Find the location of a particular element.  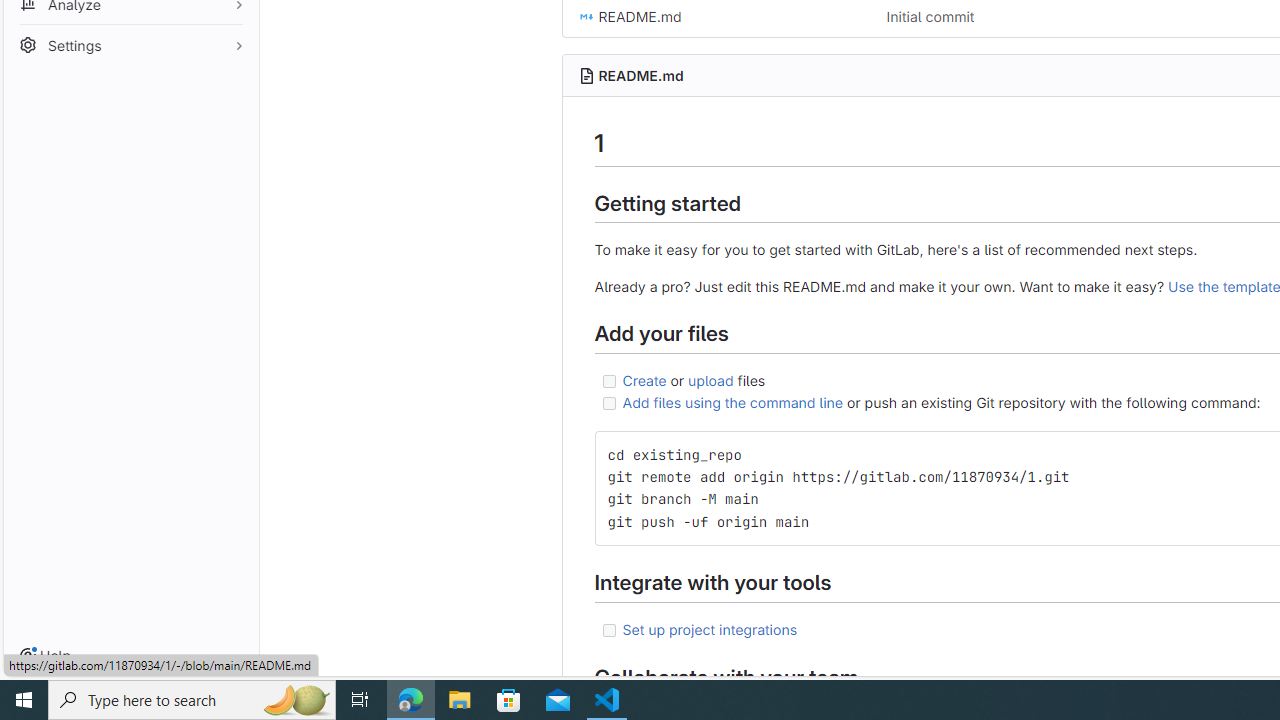

'upload' is located at coordinates (711, 379).